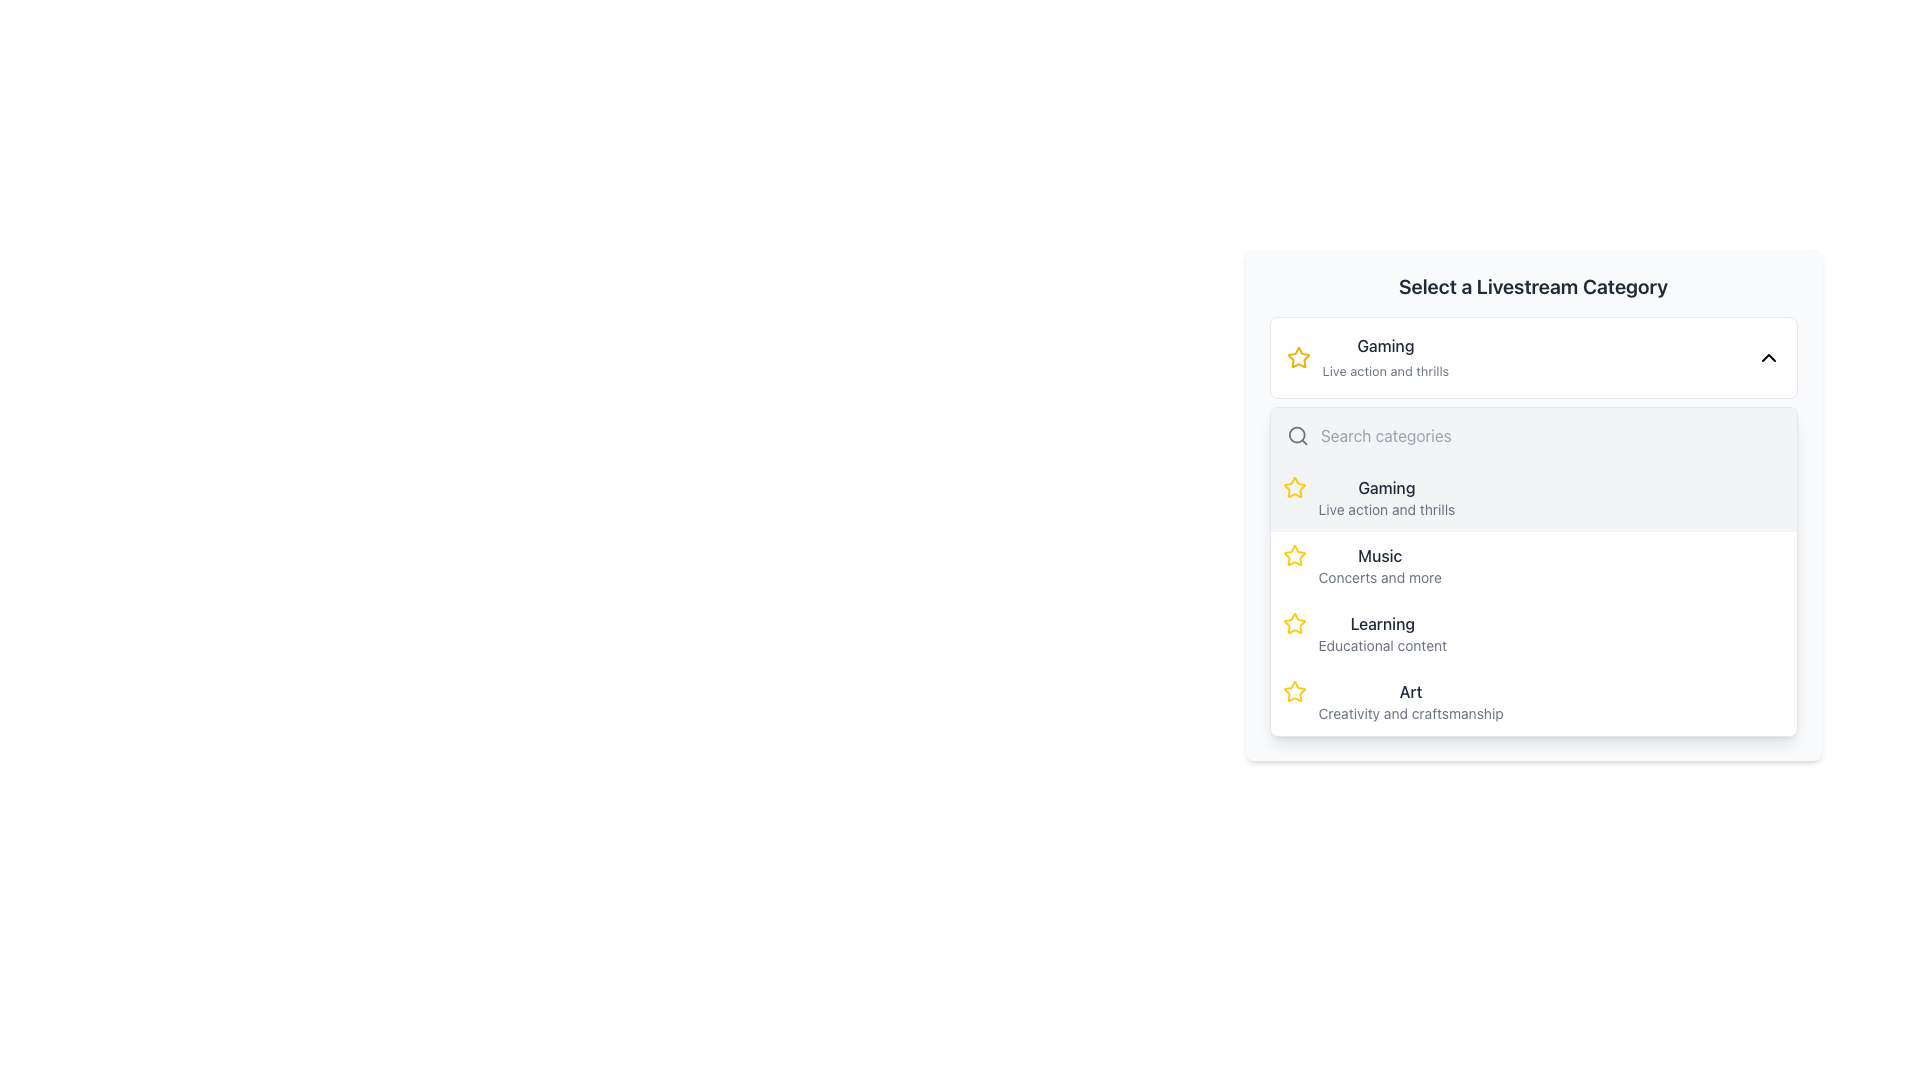 The height and width of the screenshot is (1080, 1920). I want to click on the 'Art' text display, so click(1410, 701).